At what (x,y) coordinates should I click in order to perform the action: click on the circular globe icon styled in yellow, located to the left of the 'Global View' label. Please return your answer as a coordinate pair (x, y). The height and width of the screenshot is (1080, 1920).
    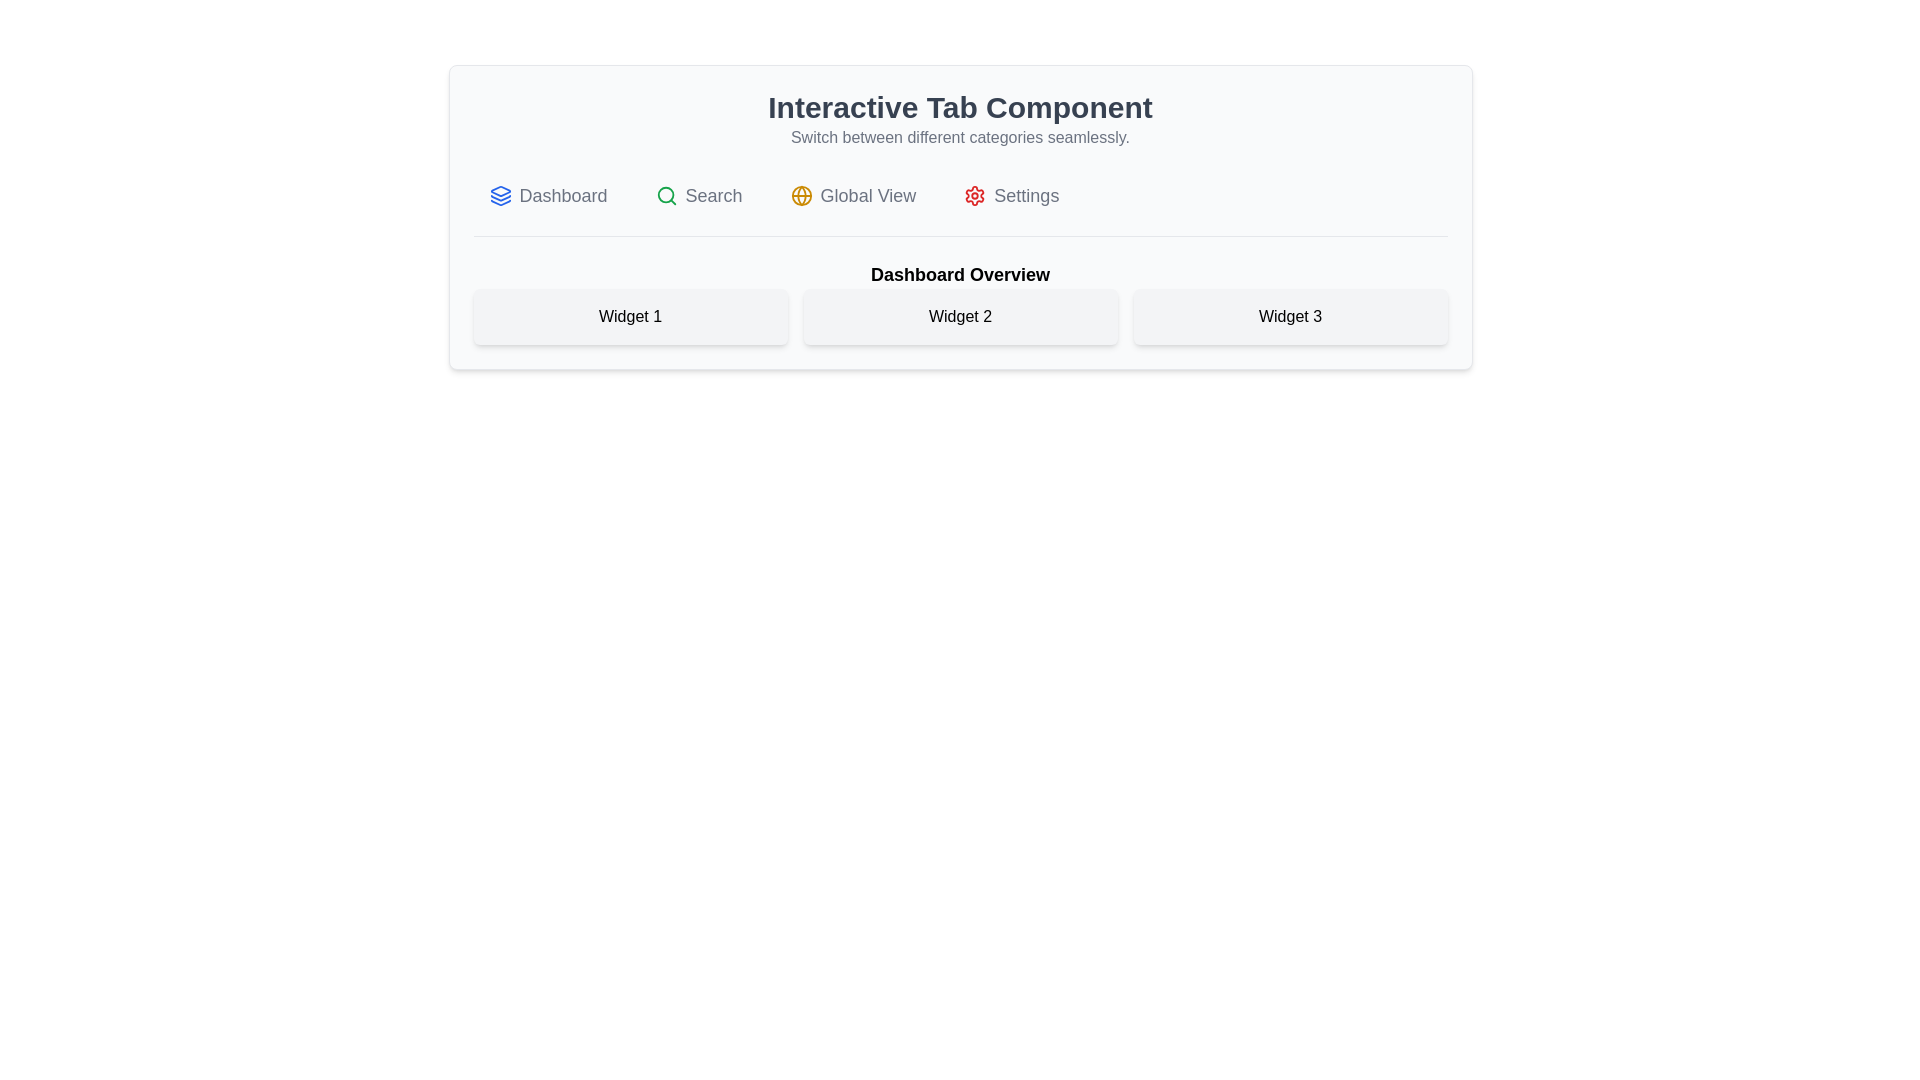
    Looking at the image, I should click on (801, 196).